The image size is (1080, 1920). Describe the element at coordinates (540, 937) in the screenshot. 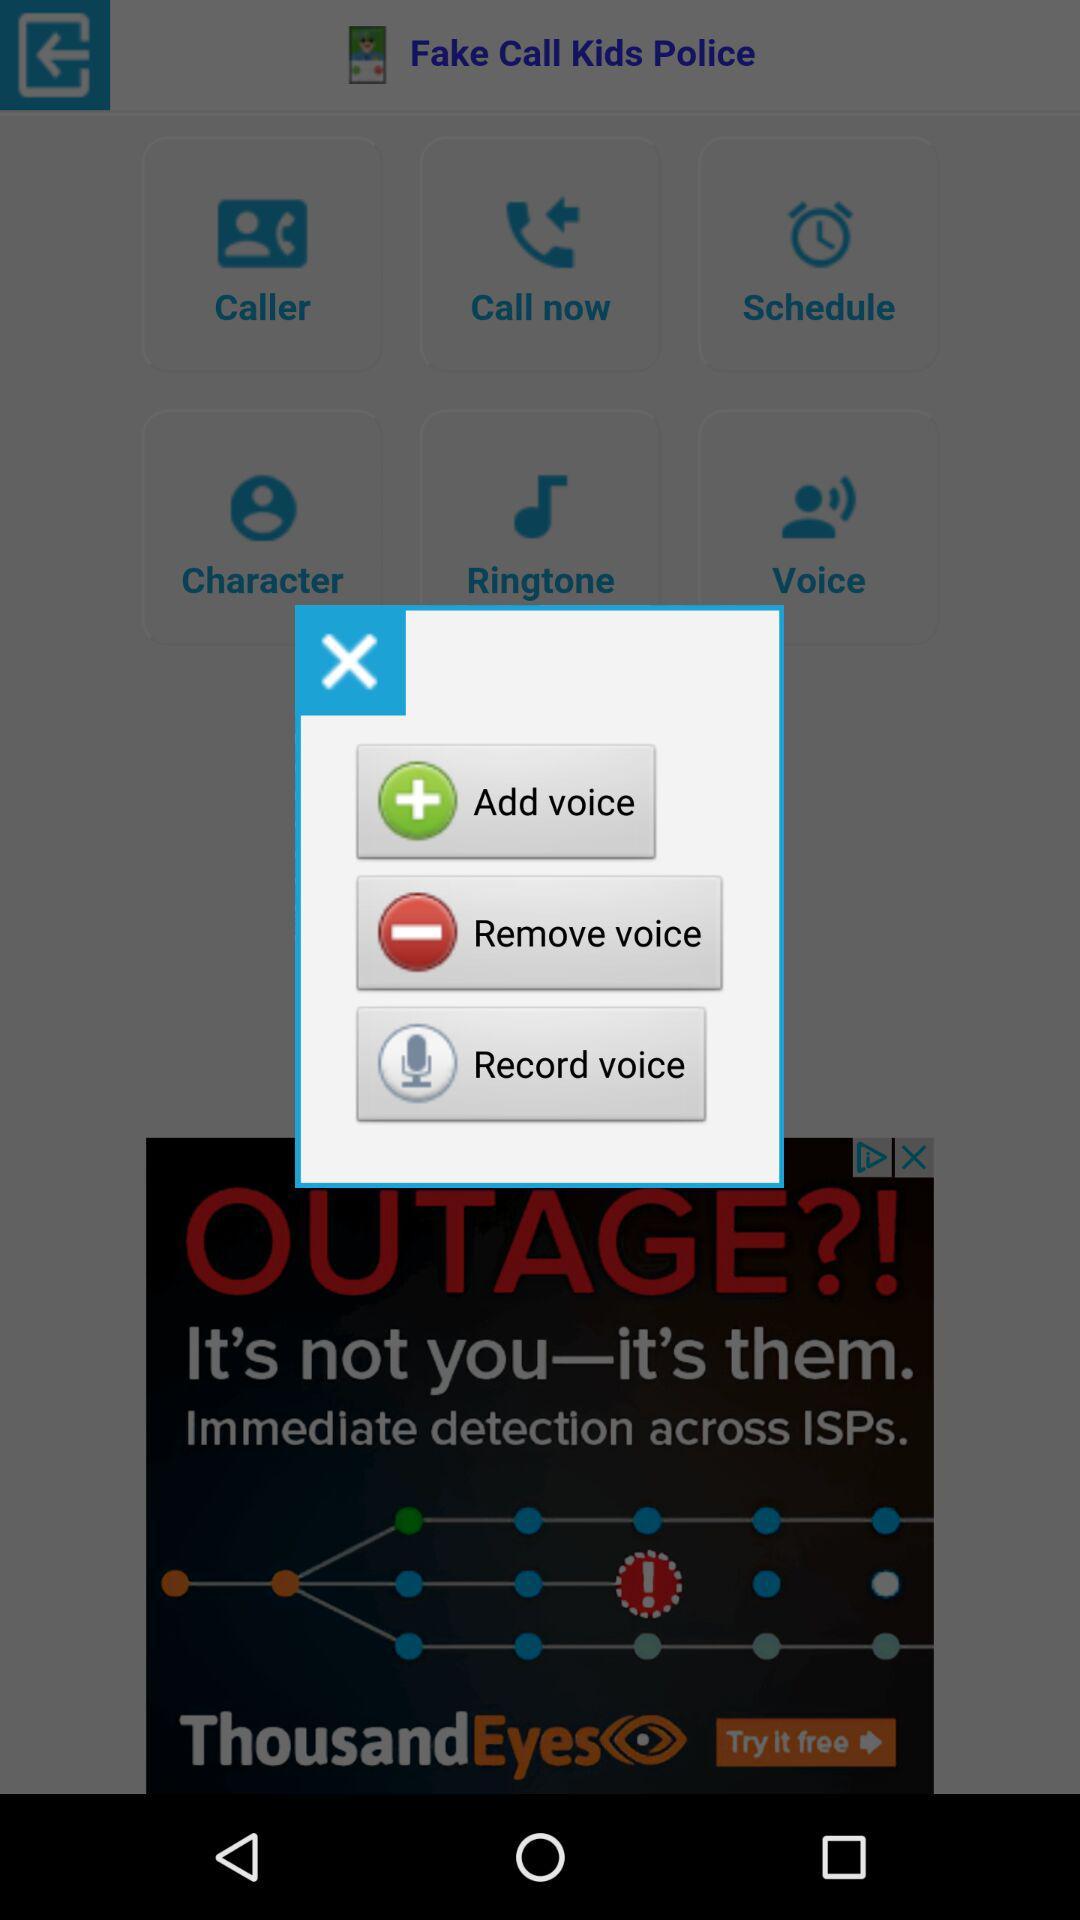

I see `the remove voice button` at that location.